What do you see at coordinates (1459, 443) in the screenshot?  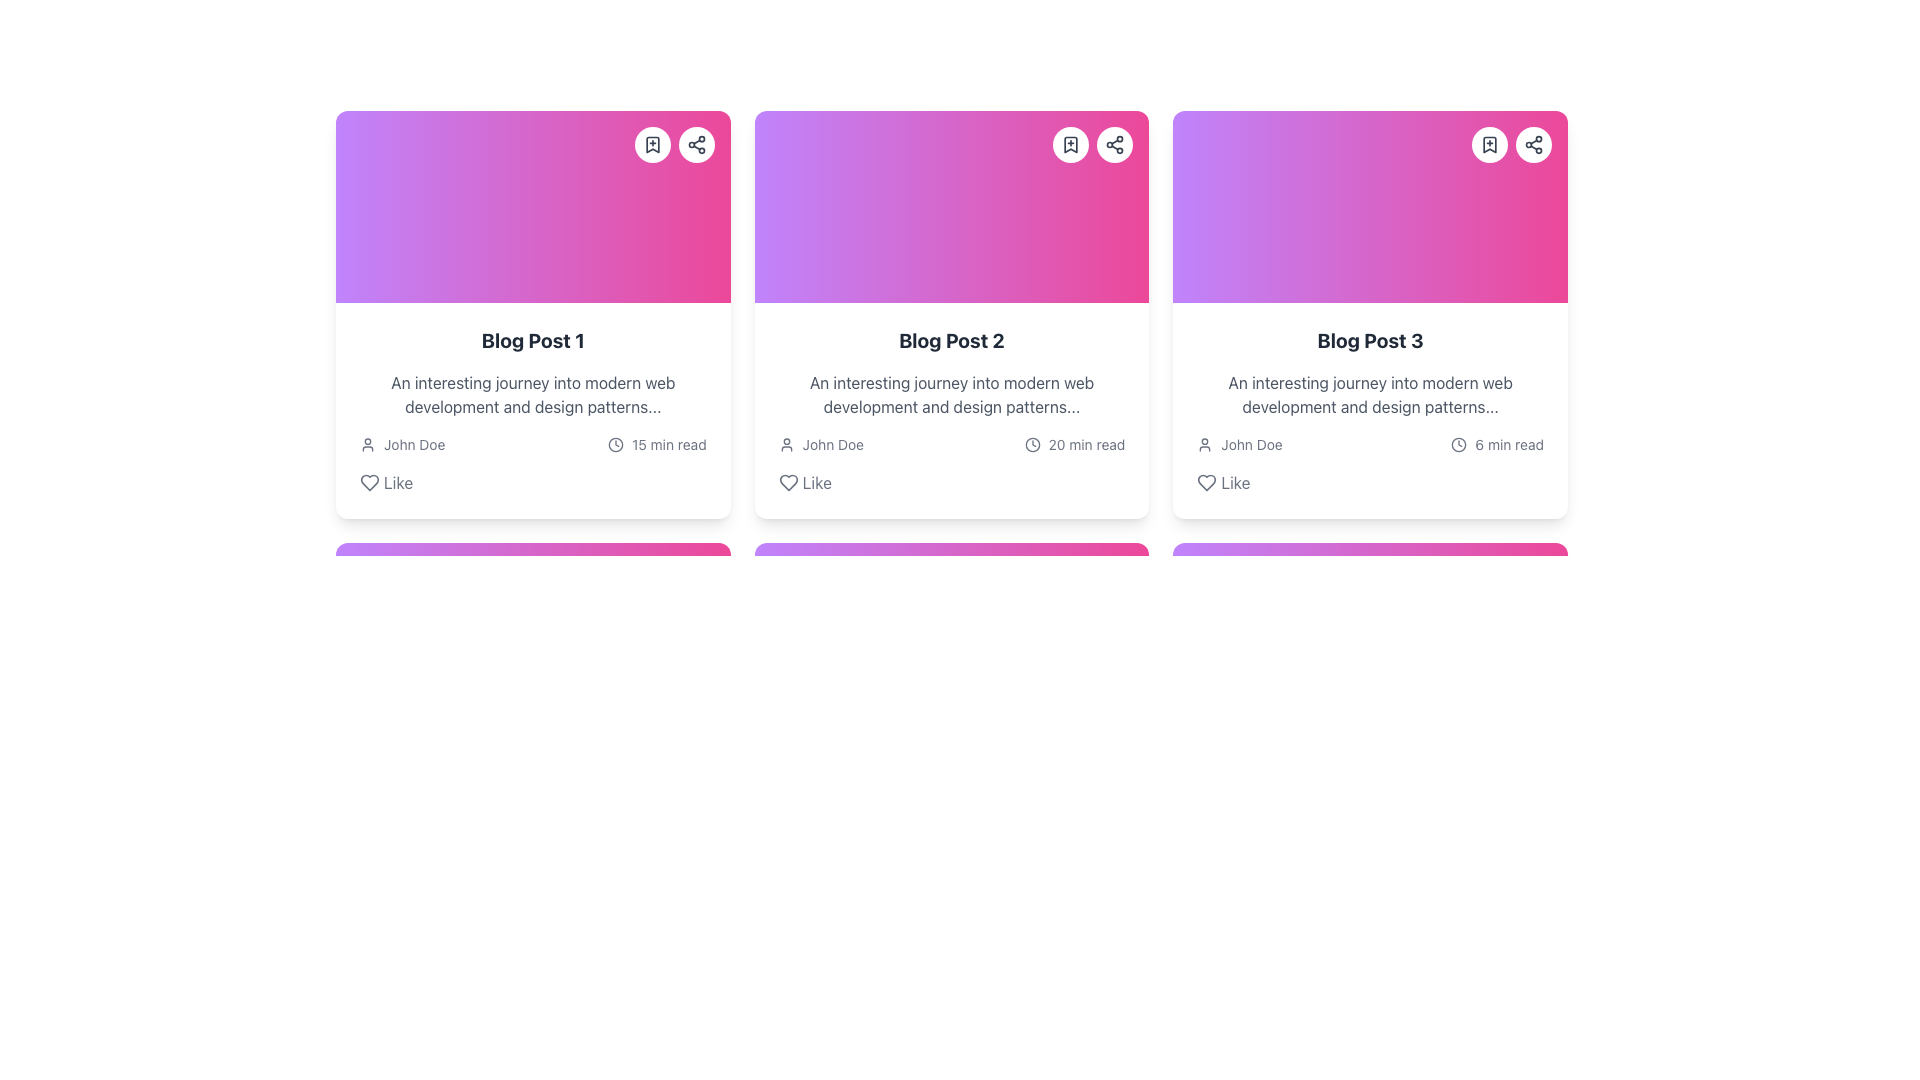 I see `the Circle shape element within the clock icon located at the top-right corner of the 'Blog Post 3' card, which serves as the outer border of the clock icon` at bounding box center [1459, 443].